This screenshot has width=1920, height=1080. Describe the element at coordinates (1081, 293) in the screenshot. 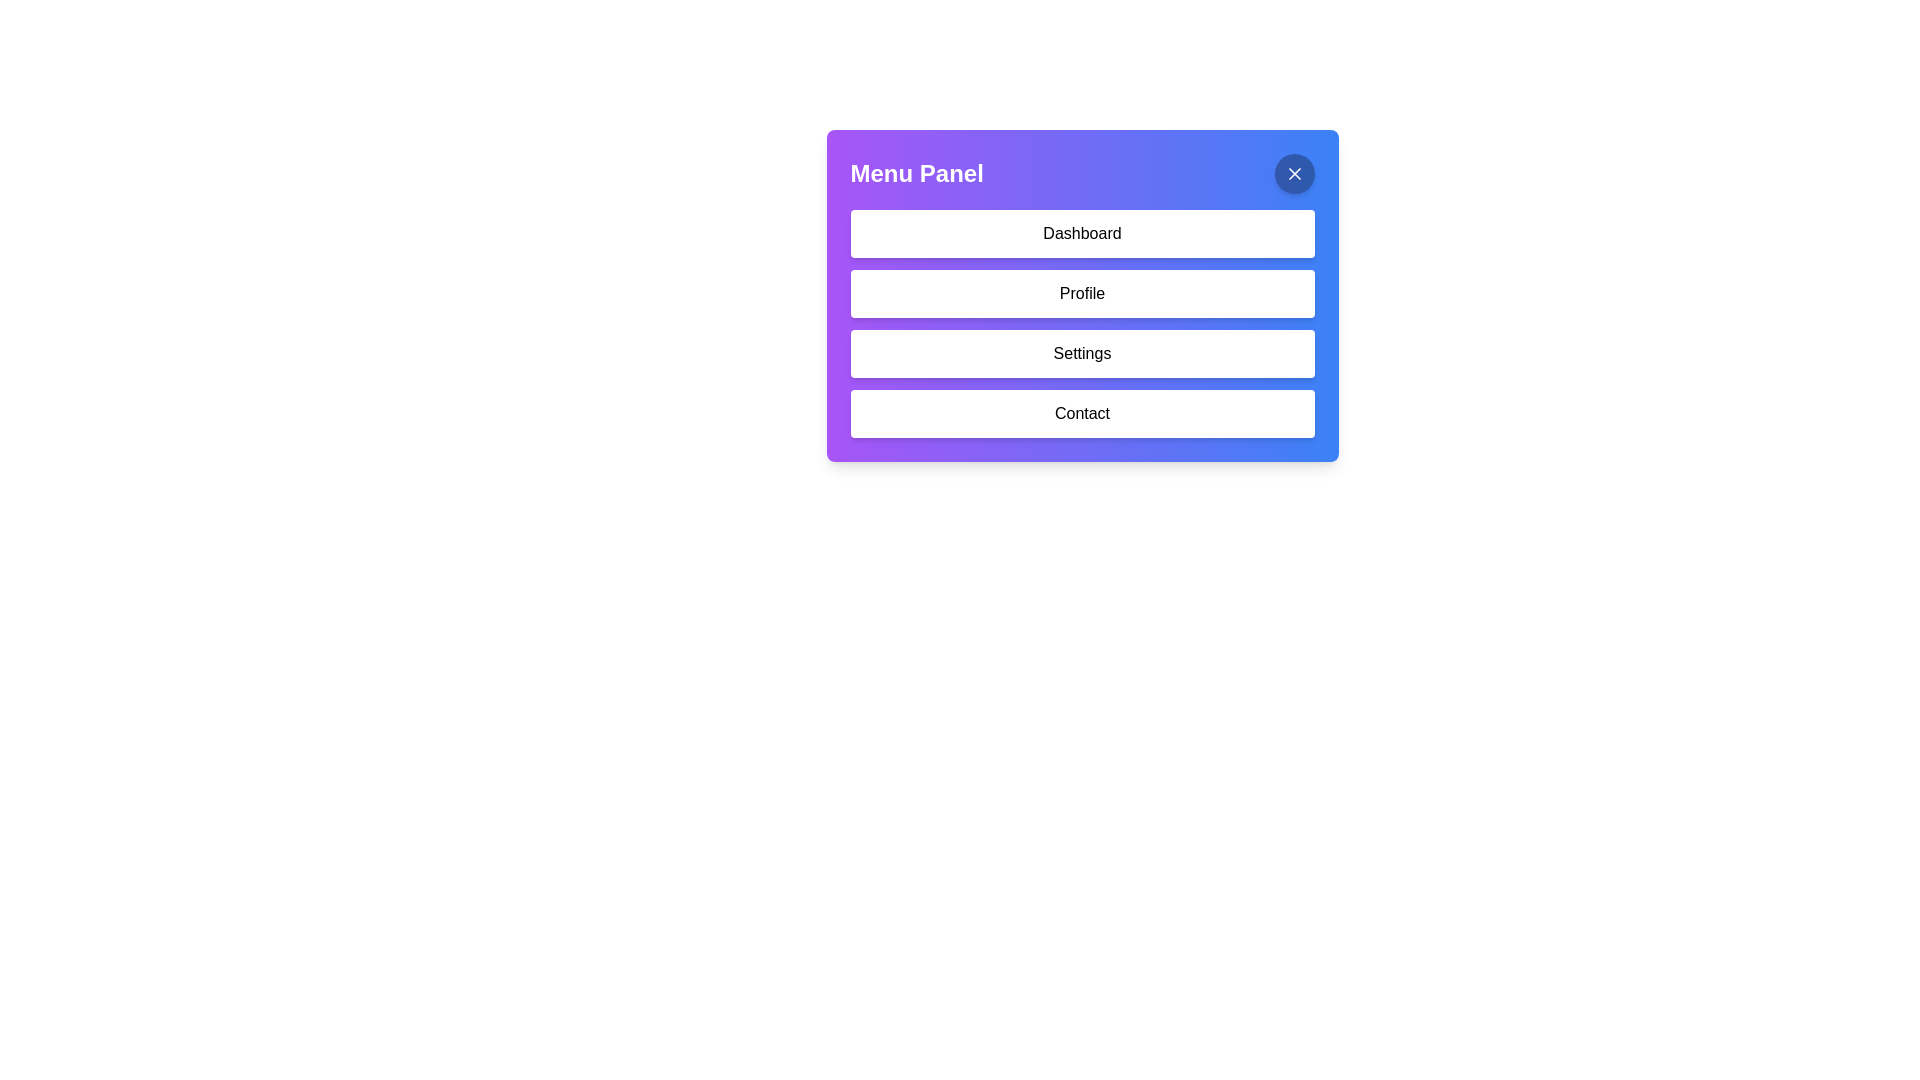

I see `the Profile button located in the vertical menu panel, which is the second button in a sequence of four options` at that location.